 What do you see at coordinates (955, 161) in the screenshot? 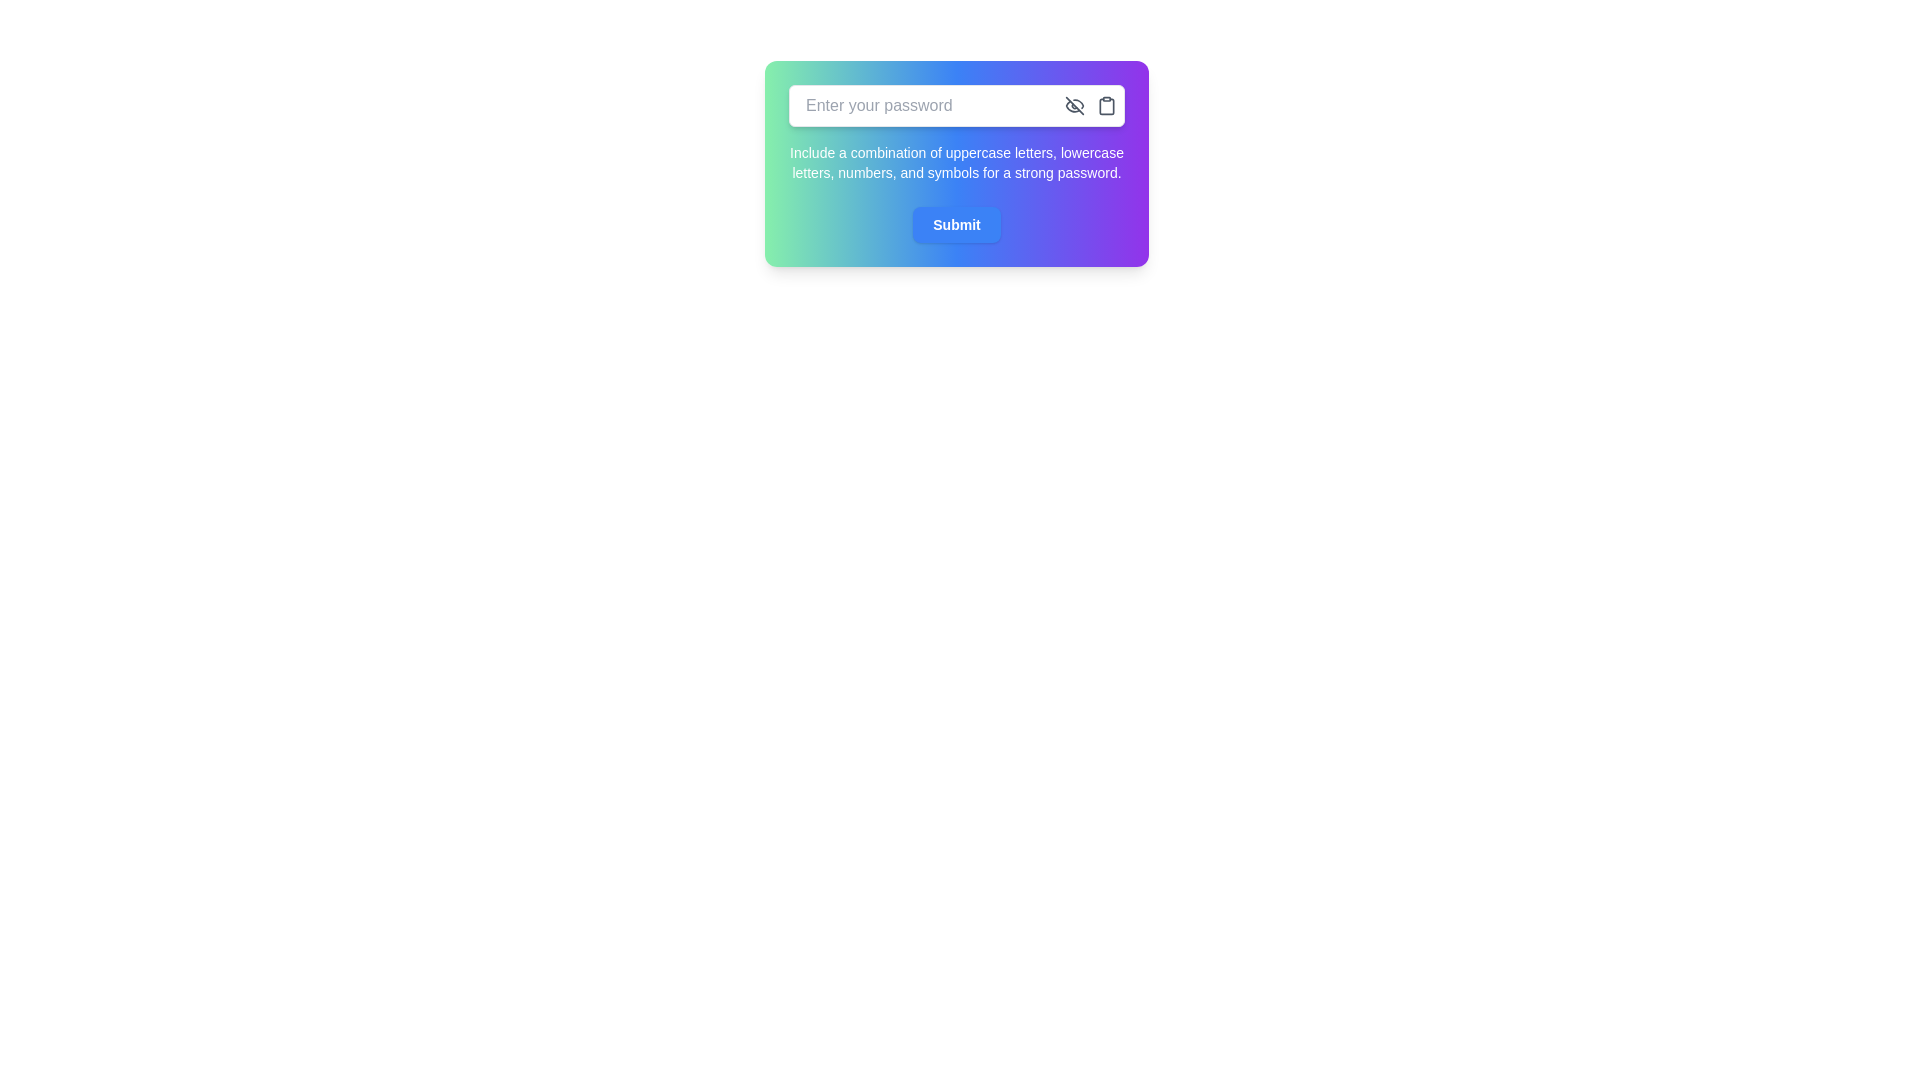
I see `the informational text which is a small white font paragraph against a colorful gradient background, located below the password input field and above the 'Submit' button` at bounding box center [955, 161].